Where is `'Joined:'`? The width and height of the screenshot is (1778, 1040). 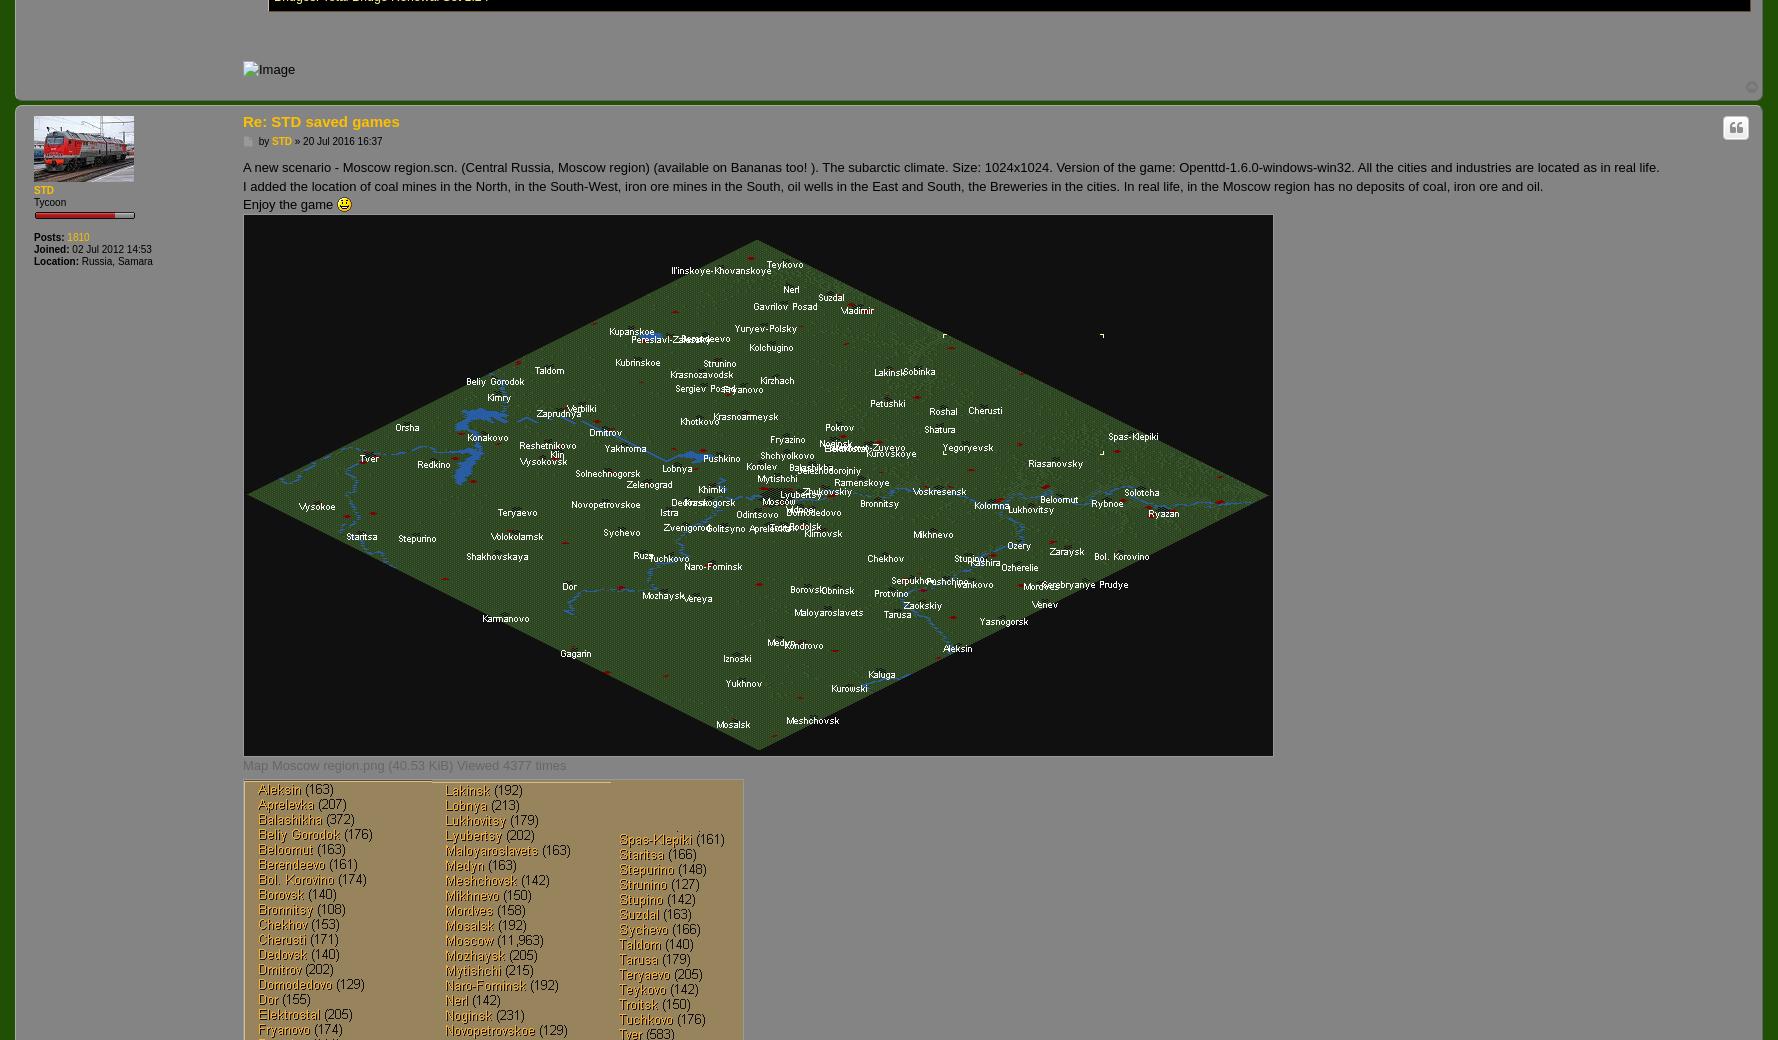 'Joined:' is located at coordinates (51, 249).